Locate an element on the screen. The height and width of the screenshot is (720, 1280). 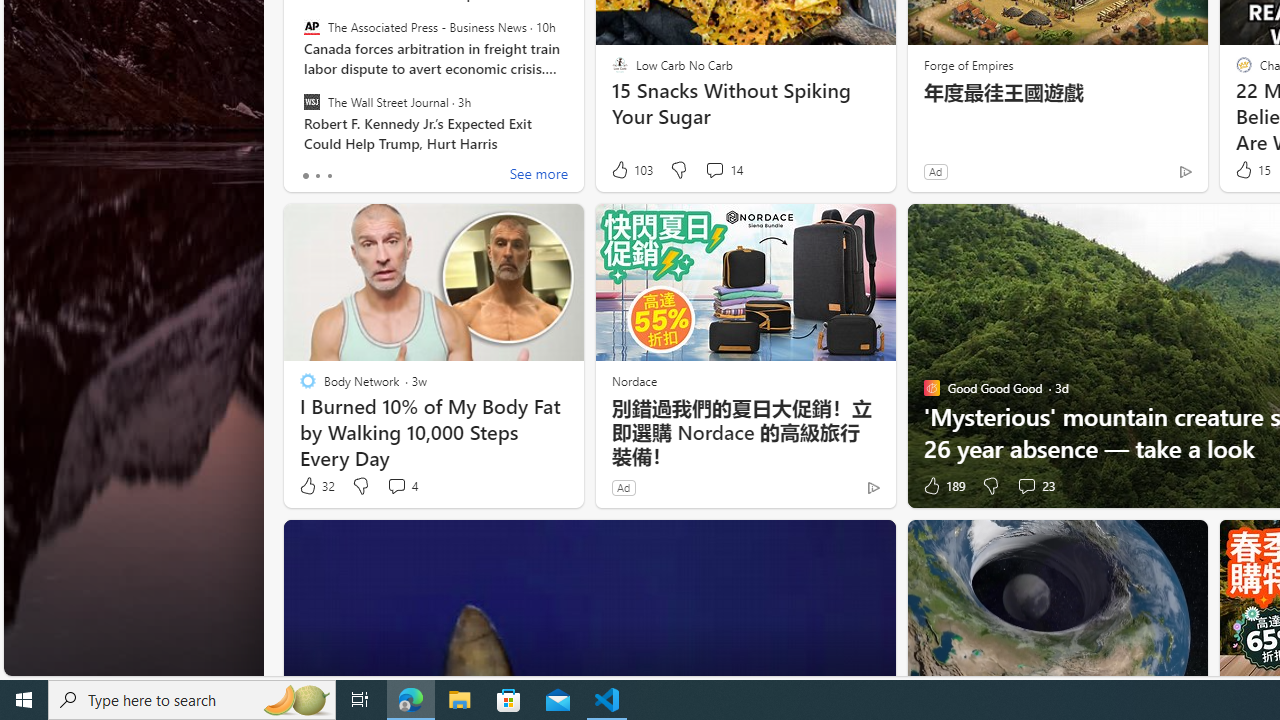
'The Wall Street Journal' is located at coordinates (310, 101).